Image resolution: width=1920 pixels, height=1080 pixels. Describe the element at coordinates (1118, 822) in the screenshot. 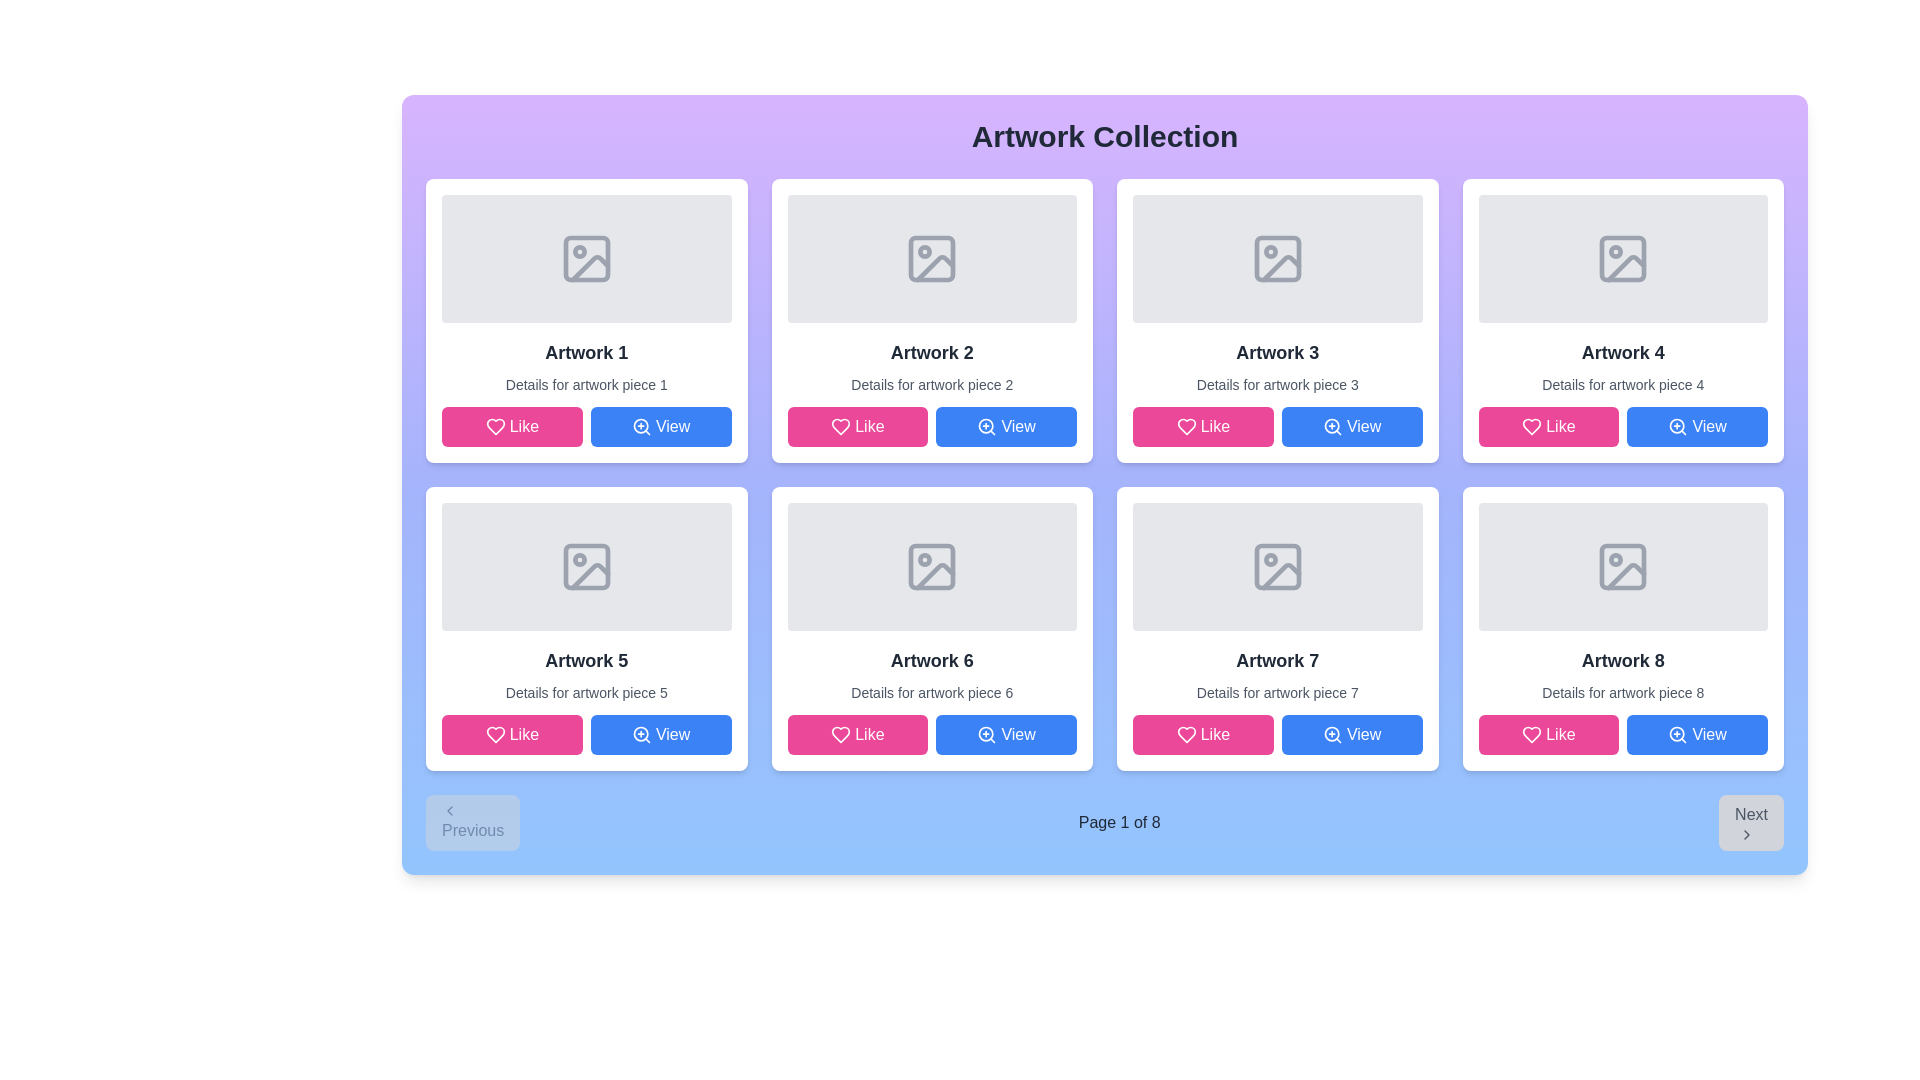

I see `the text label displaying 'Page 1 of 8' in a medium-weight, gray font located on a blue background within the pagination control bar at the bottom of the page` at that location.